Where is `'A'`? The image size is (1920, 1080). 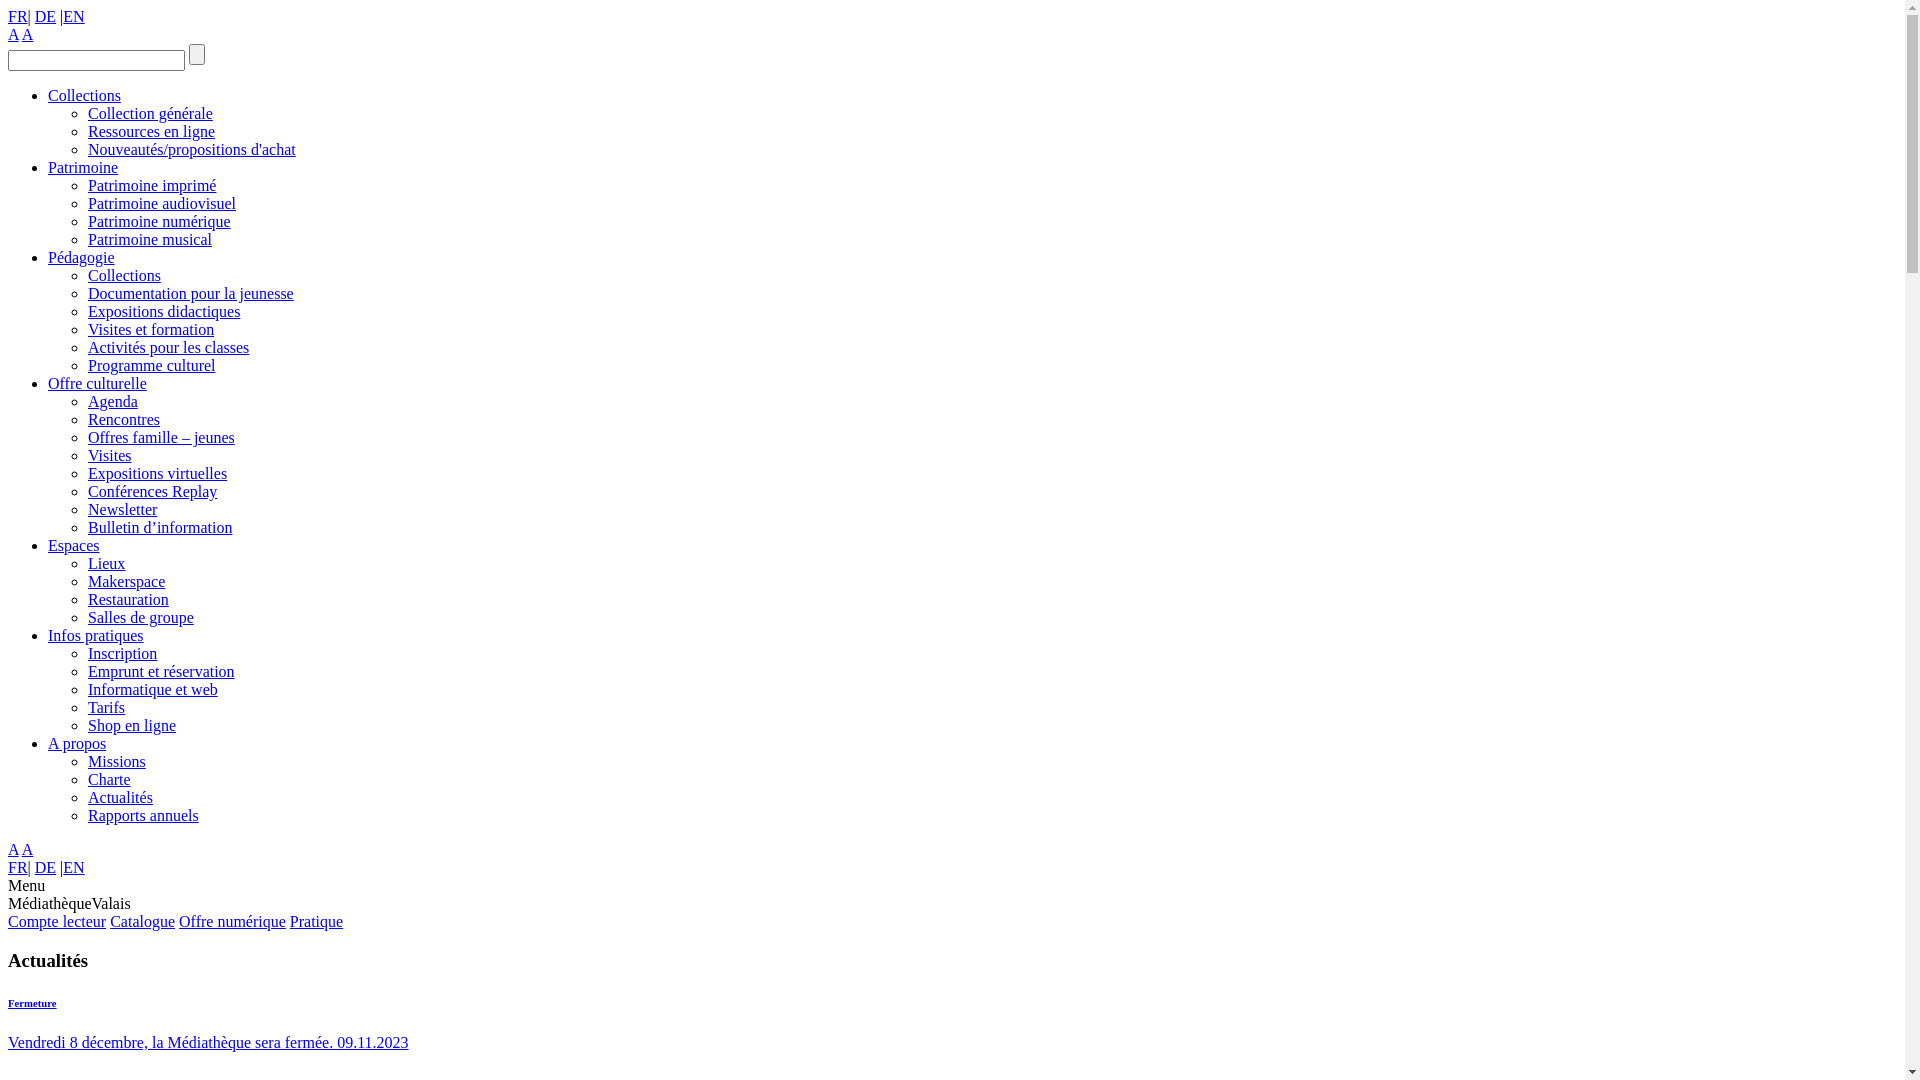
'A' is located at coordinates (28, 34).